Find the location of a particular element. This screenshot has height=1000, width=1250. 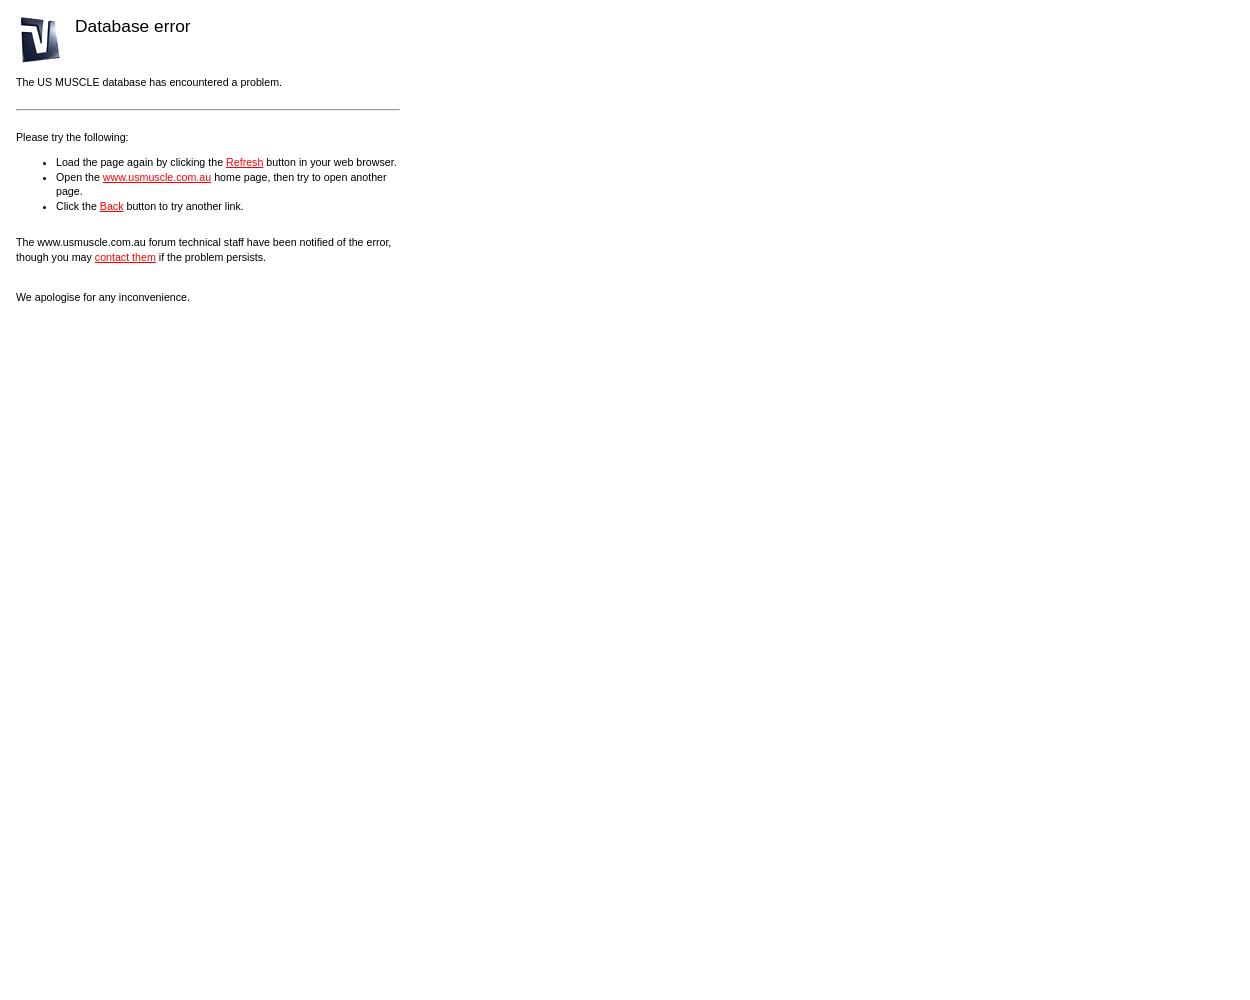

'Open the' is located at coordinates (56, 176).